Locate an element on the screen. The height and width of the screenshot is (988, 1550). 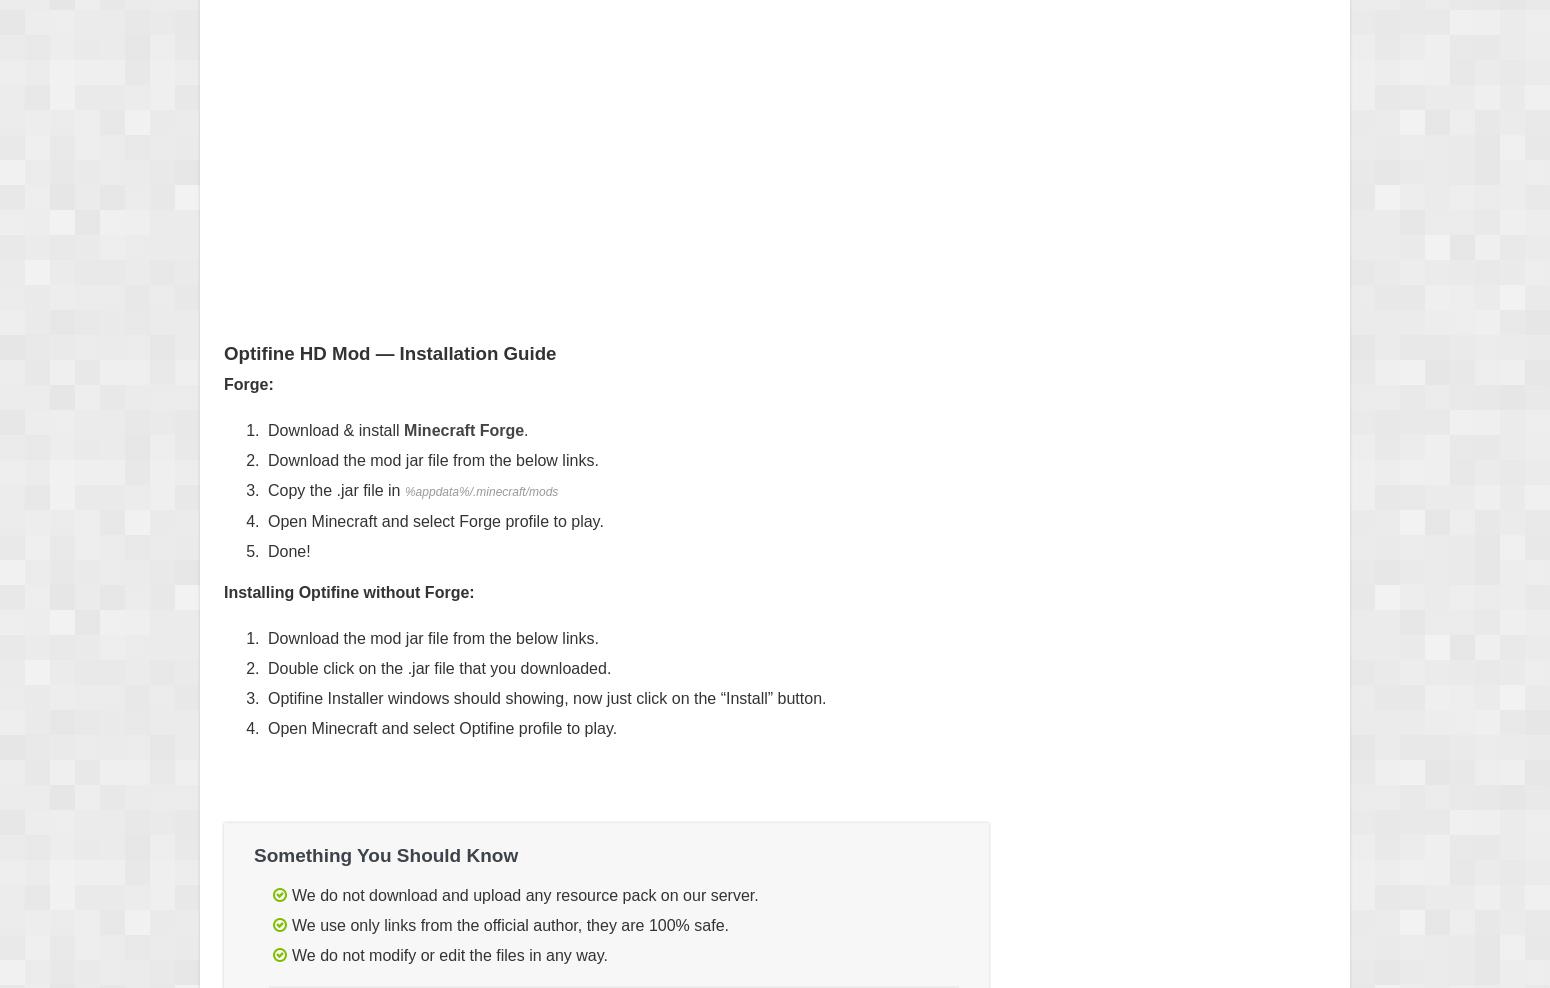
'Double click on the .jar file that you downloaded.' is located at coordinates (439, 667).